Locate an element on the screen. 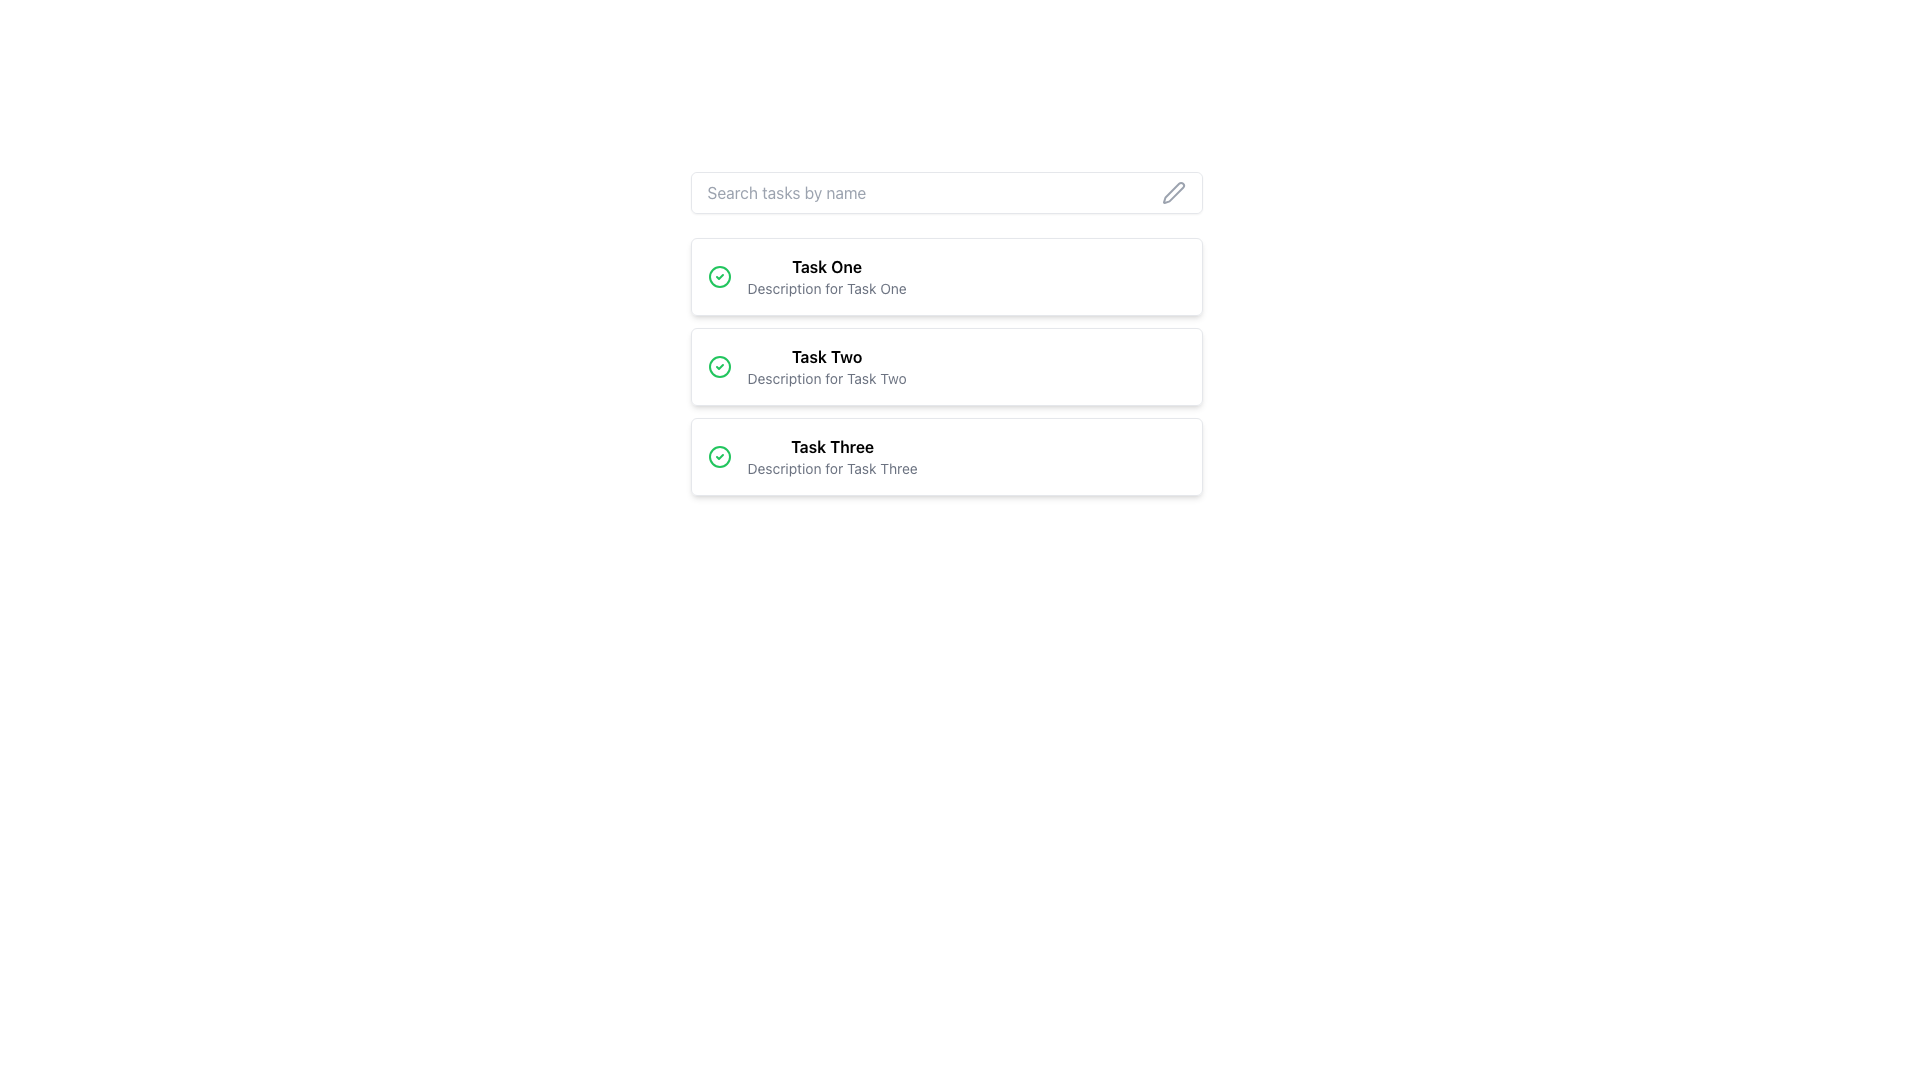 The height and width of the screenshot is (1080, 1920). the icon with a green outlined circle and checkmark indicating task completion, located to the left of the text 'Task One' is located at coordinates (719, 277).